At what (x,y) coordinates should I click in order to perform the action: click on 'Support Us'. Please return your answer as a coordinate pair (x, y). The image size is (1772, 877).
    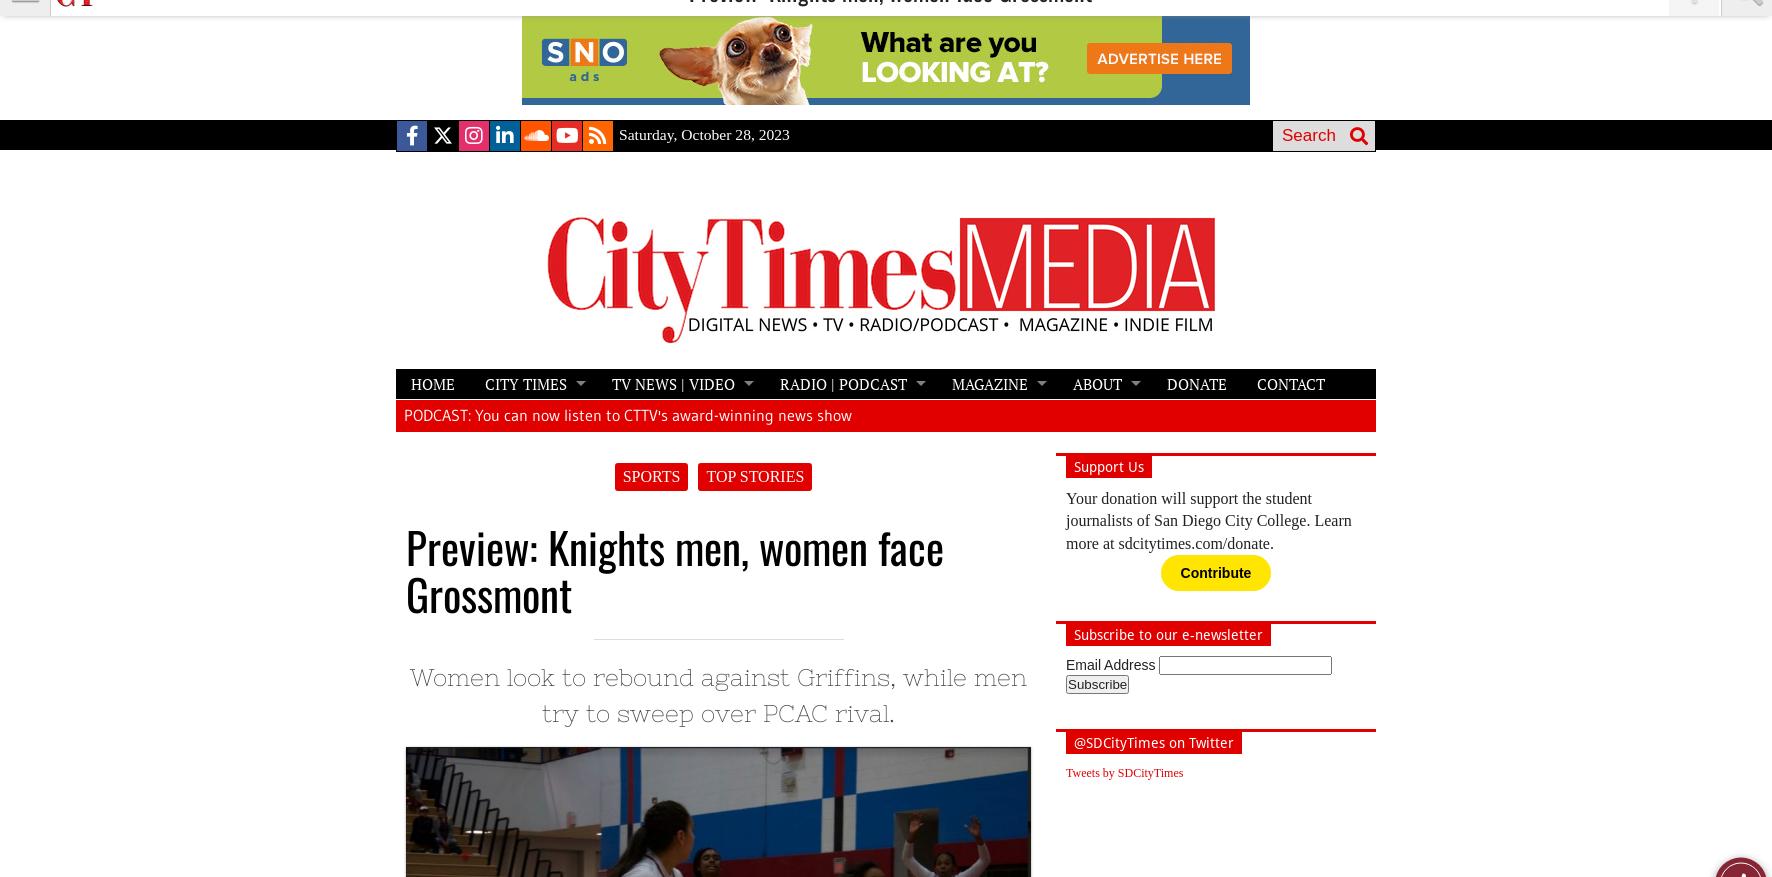
    Looking at the image, I should click on (1107, 466).